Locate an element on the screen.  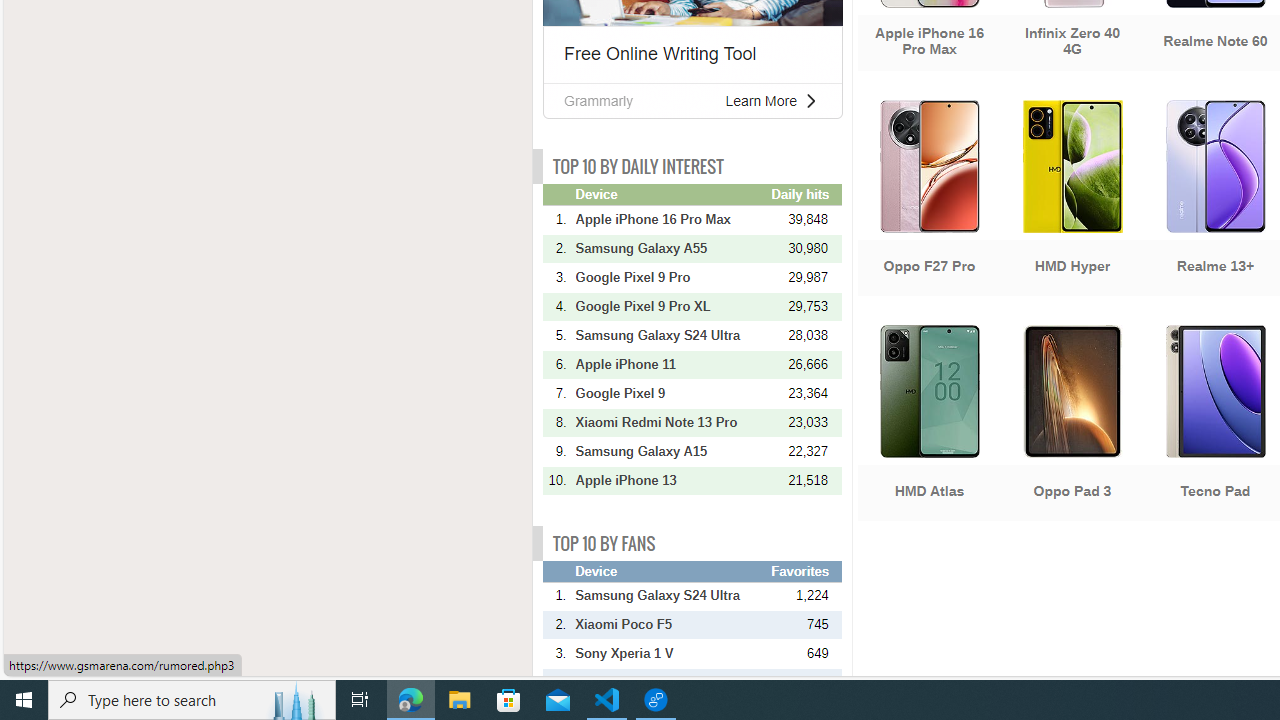
'HMD Hyper' is located at coordinates (1071, 200).